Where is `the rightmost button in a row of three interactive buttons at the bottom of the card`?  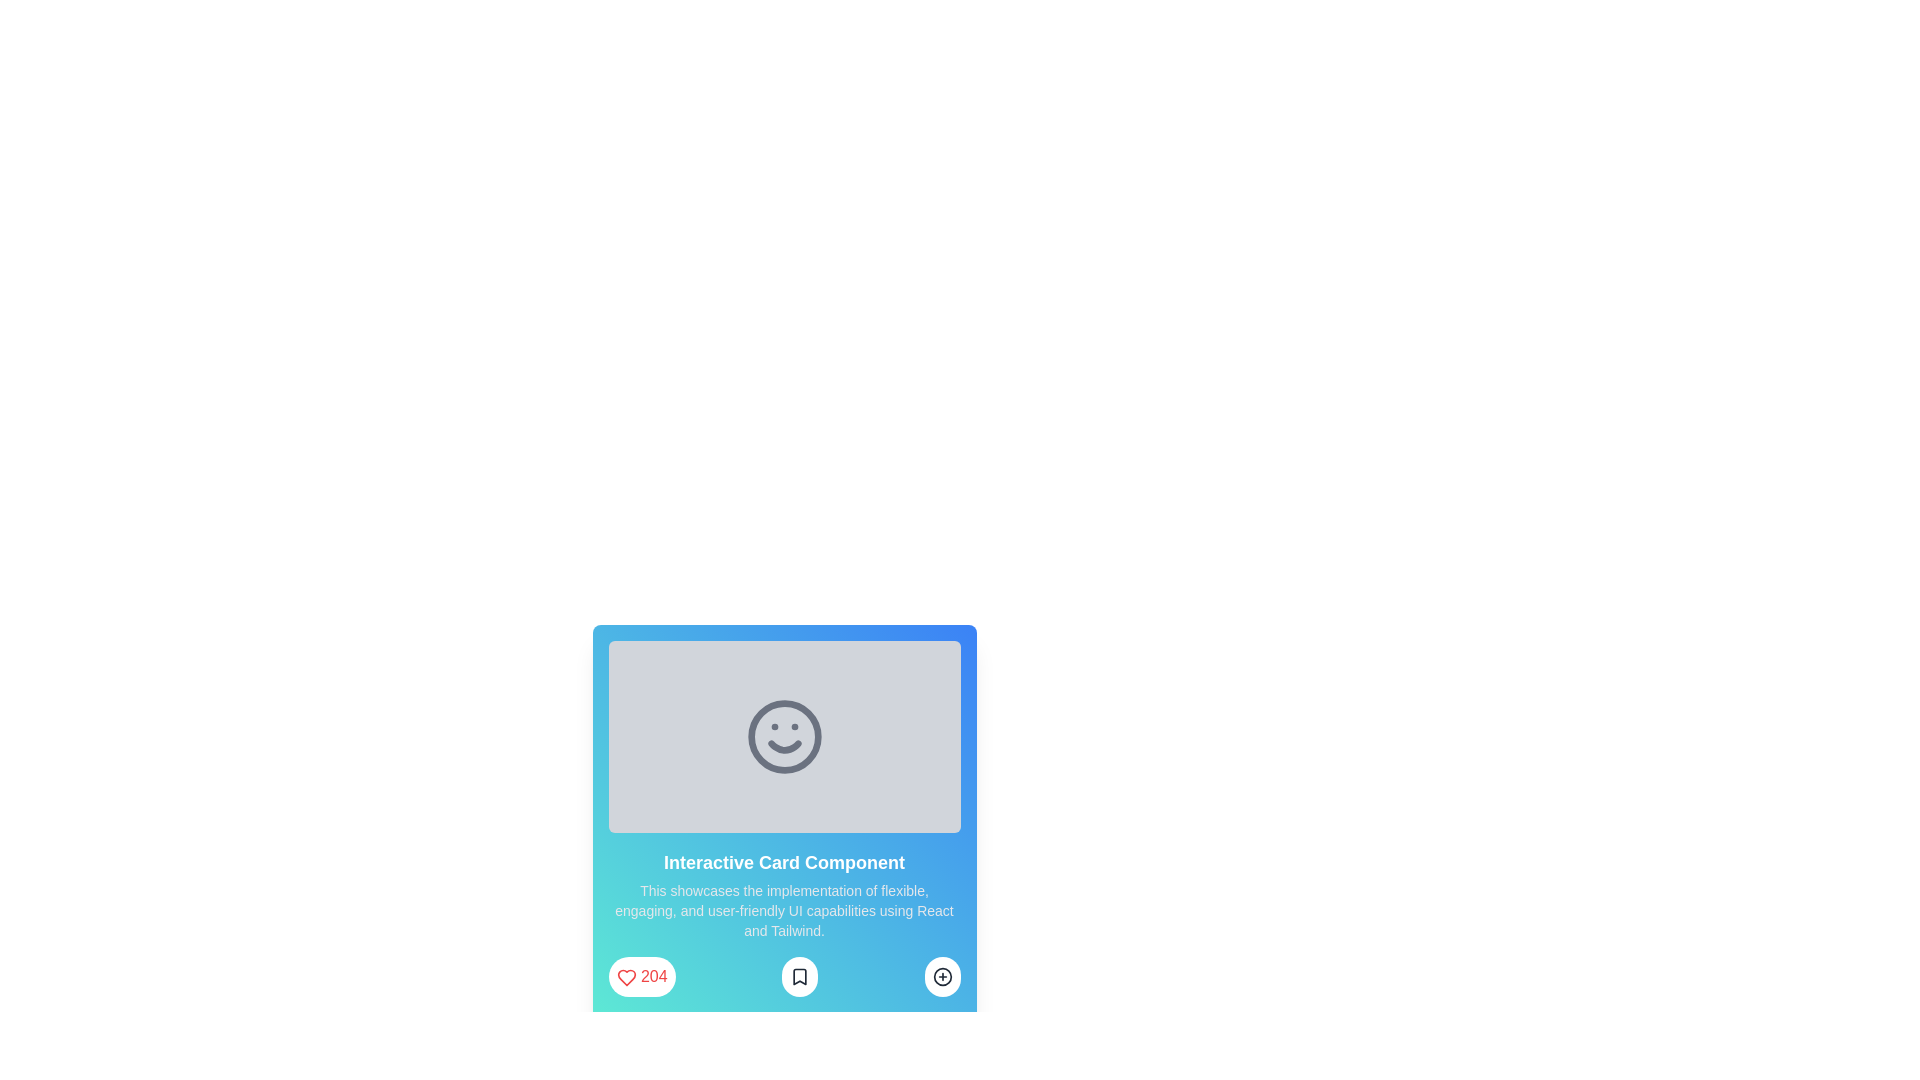
the rightmost button in a row of three interactive buttons at the bottom of the card is located at coordinates (941, 975).